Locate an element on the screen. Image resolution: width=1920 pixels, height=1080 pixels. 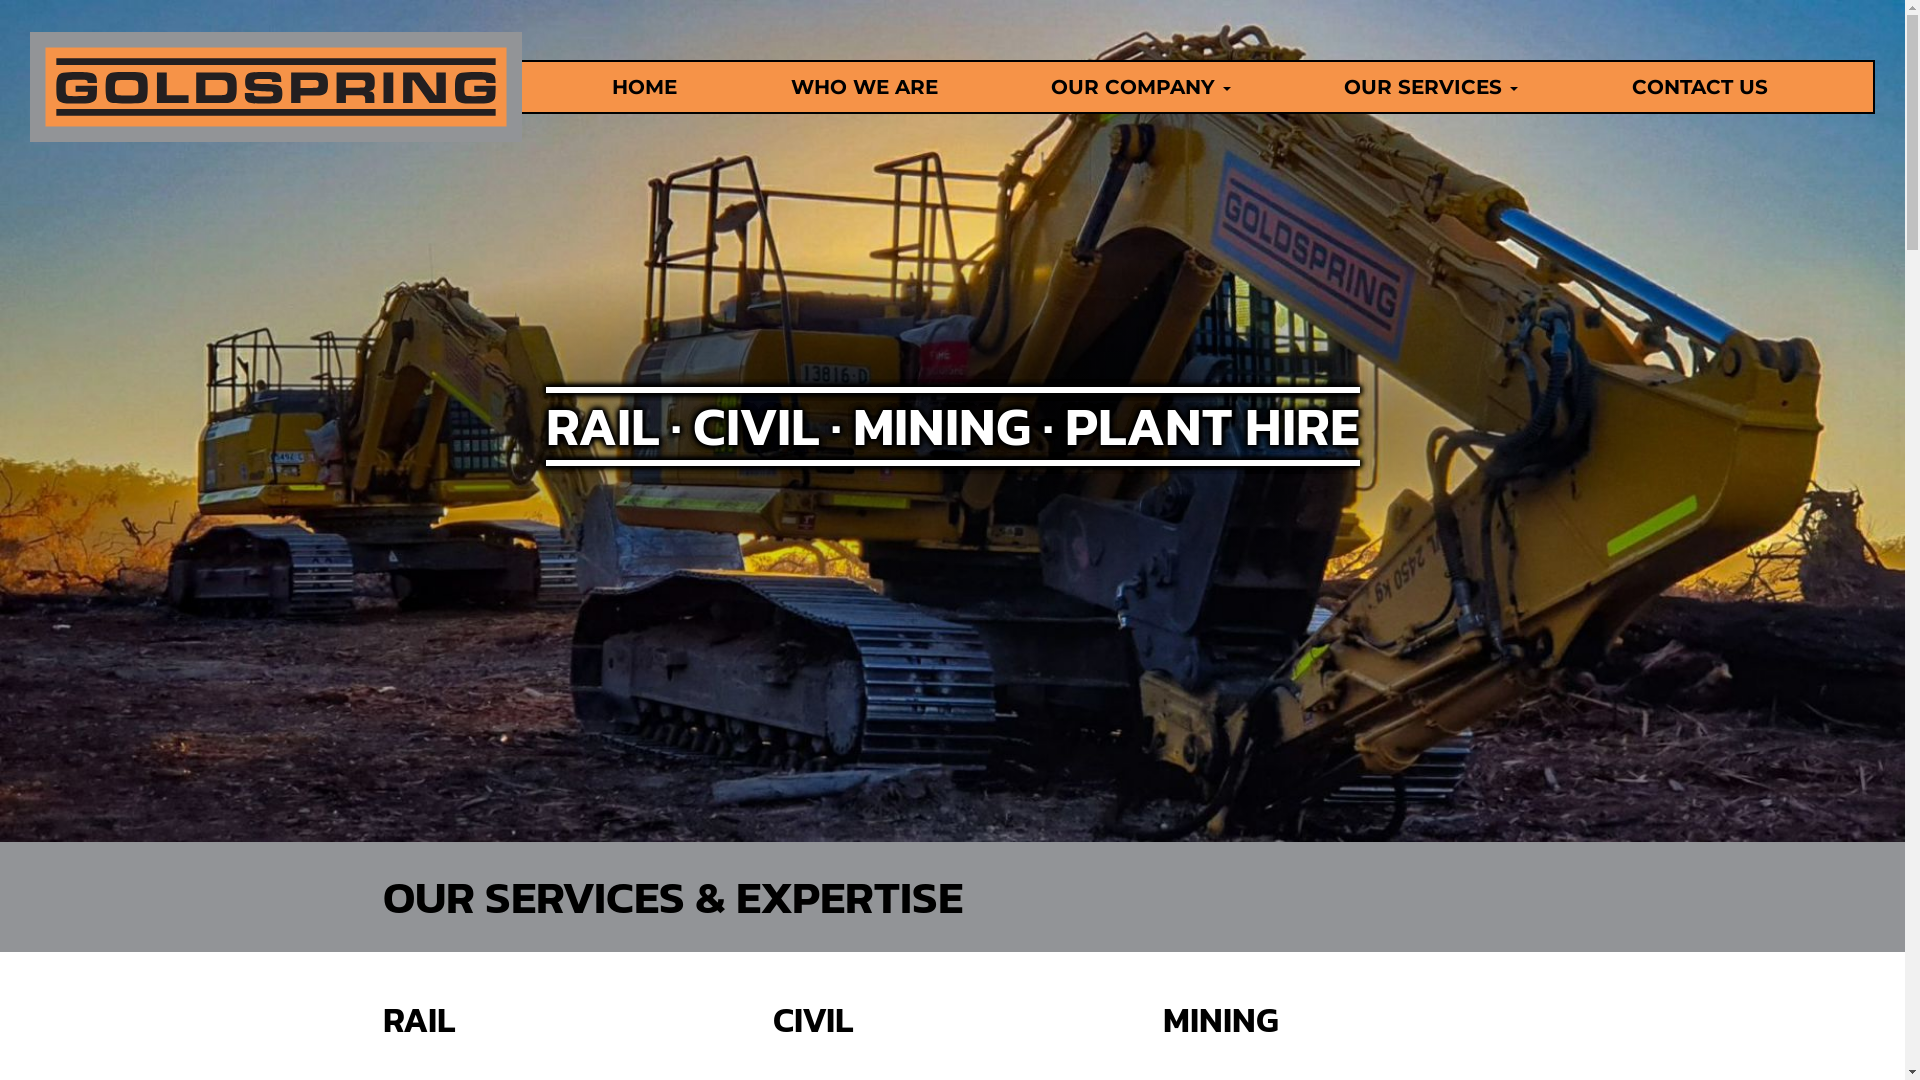
'HOME' is located at coordinates (644, 86).